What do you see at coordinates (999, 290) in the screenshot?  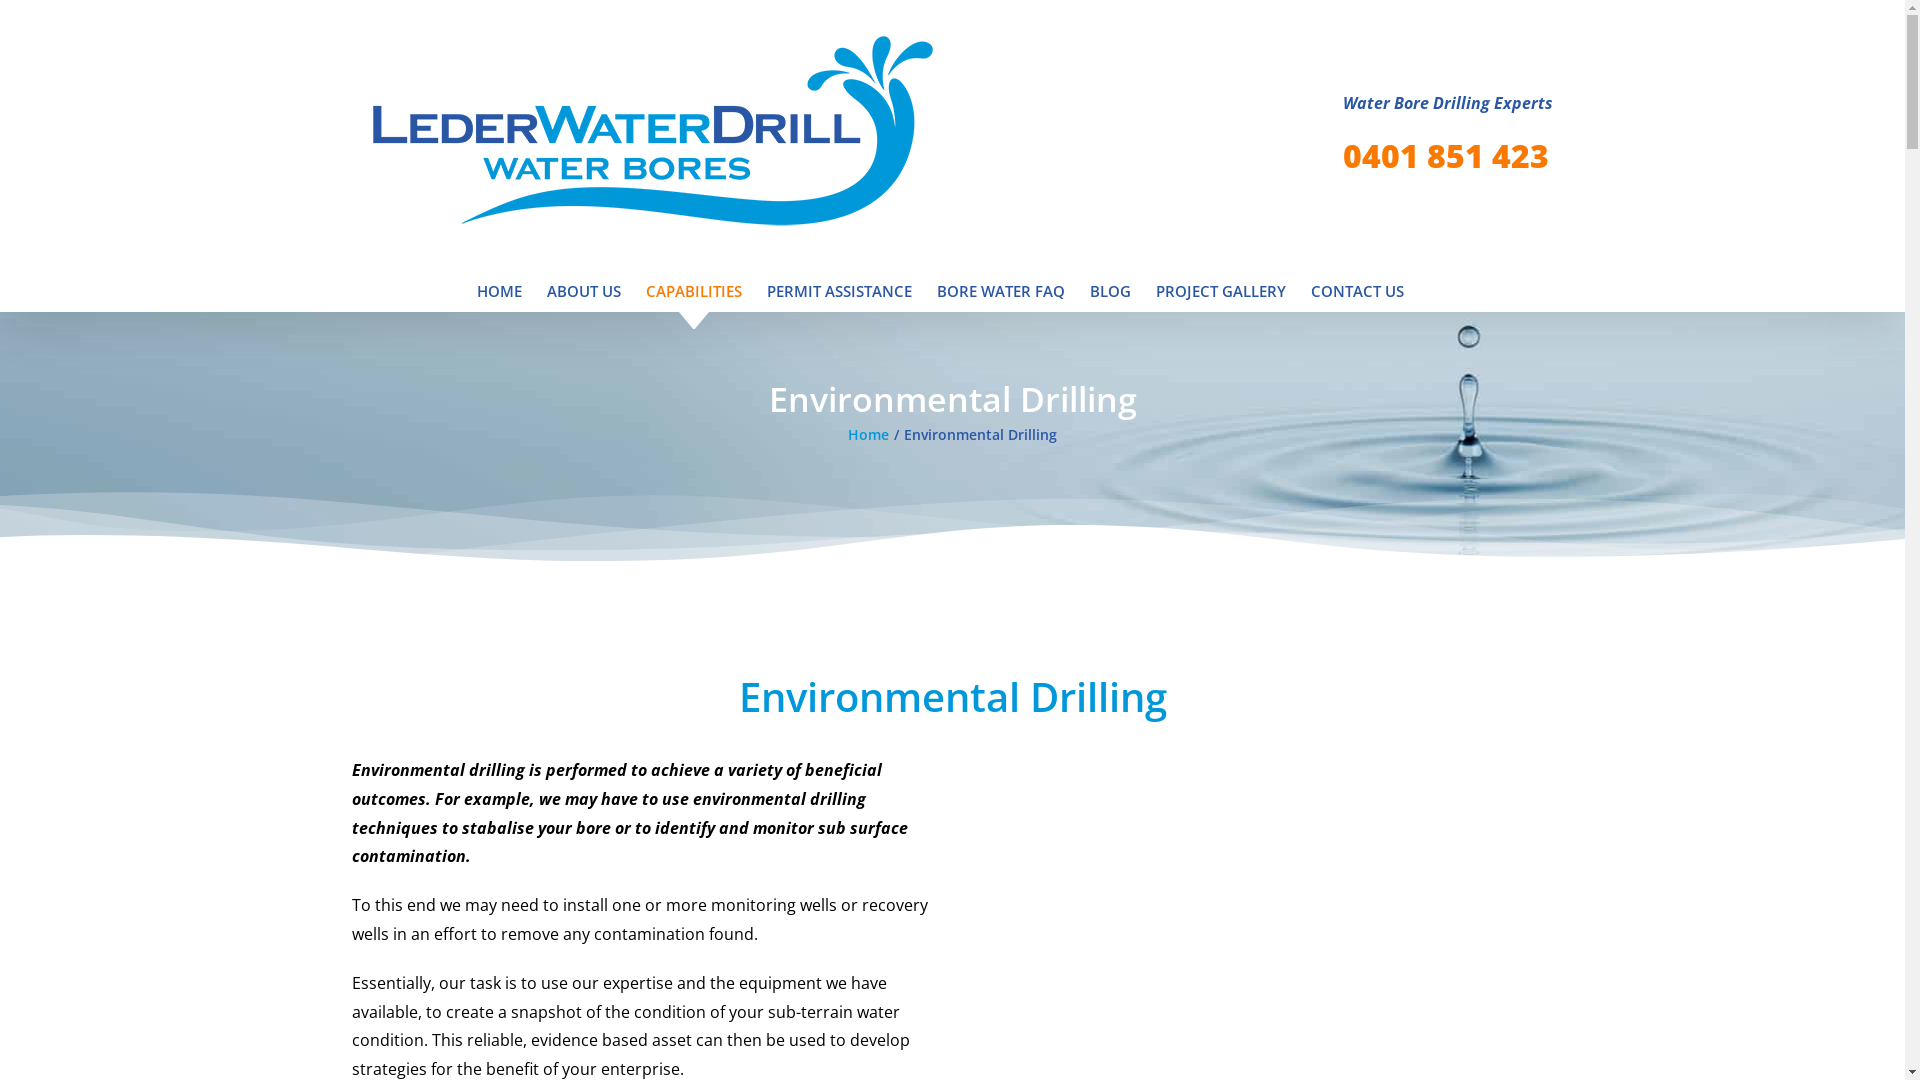 I see `'BORE WATER FAQ'` at bounding box center [999, 290].